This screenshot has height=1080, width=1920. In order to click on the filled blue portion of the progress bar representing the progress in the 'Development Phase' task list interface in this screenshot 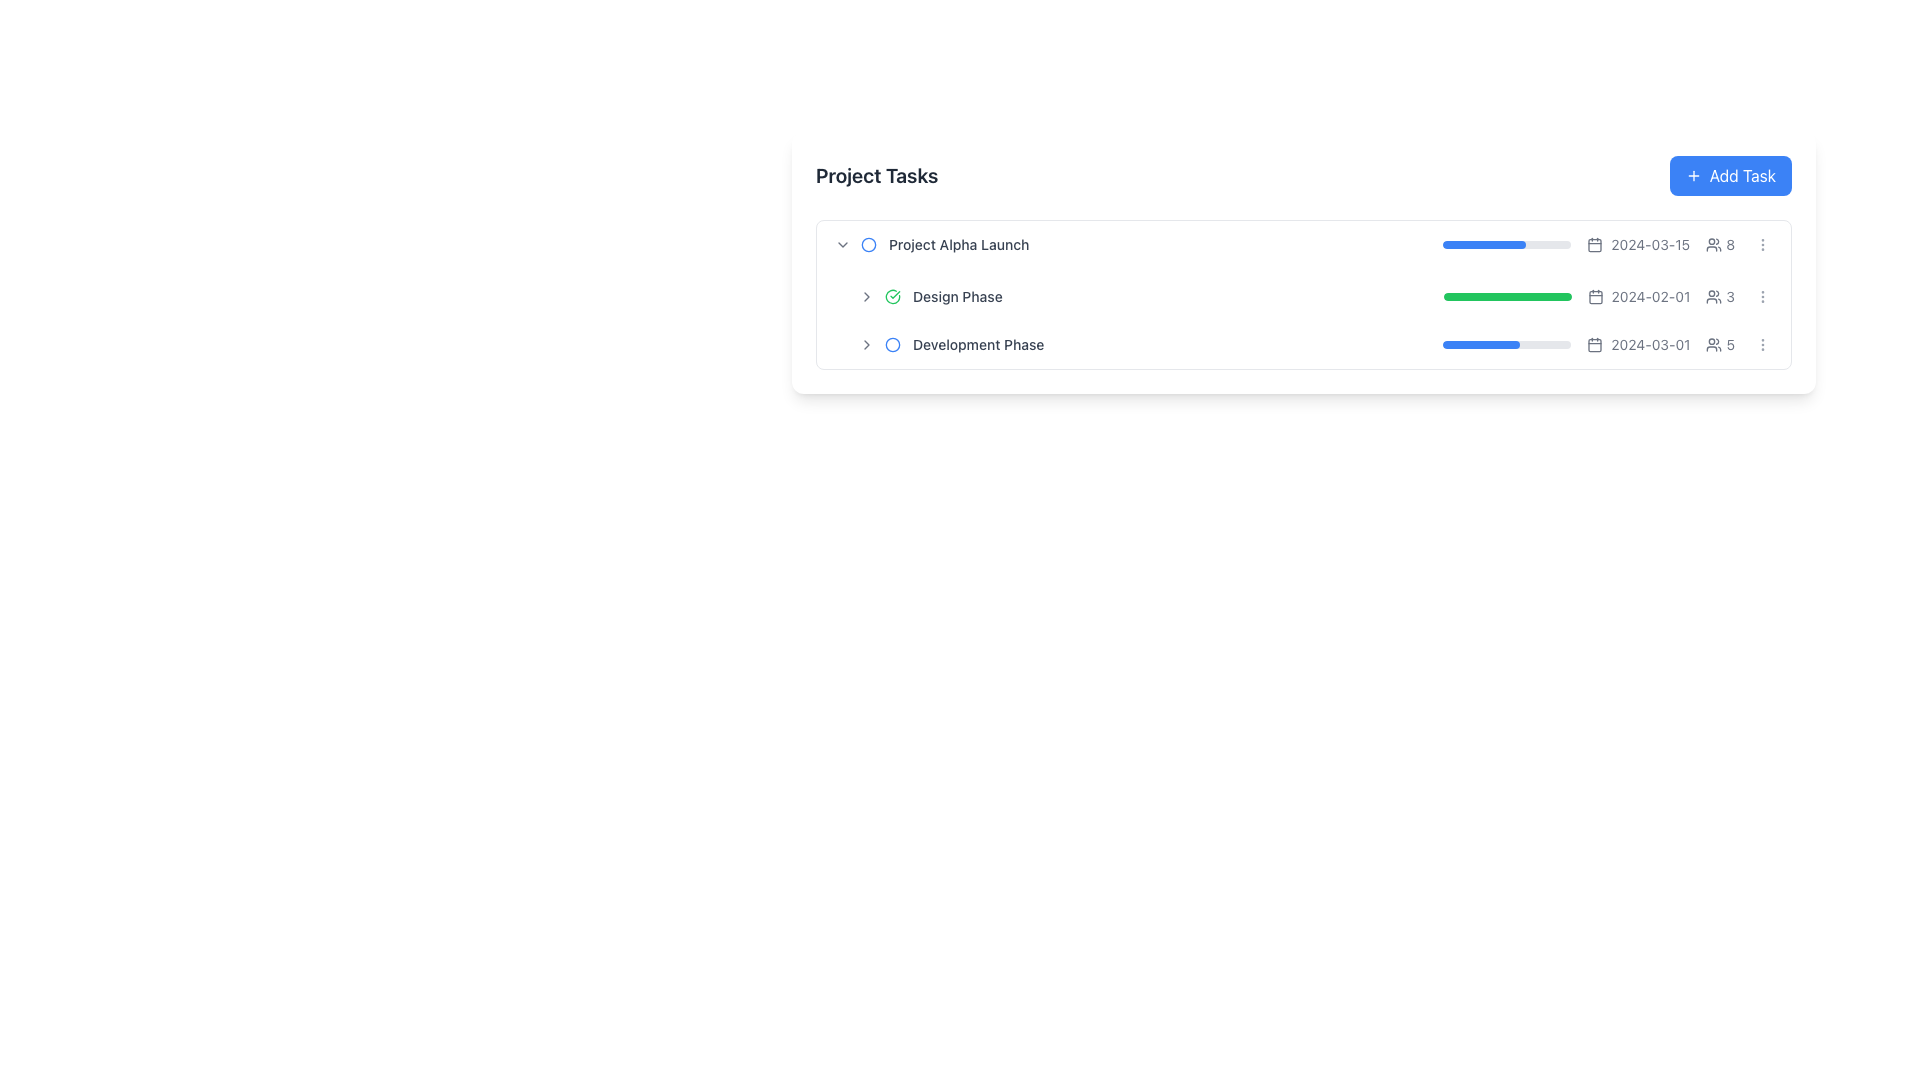, I will do `click(1481, 343)`.